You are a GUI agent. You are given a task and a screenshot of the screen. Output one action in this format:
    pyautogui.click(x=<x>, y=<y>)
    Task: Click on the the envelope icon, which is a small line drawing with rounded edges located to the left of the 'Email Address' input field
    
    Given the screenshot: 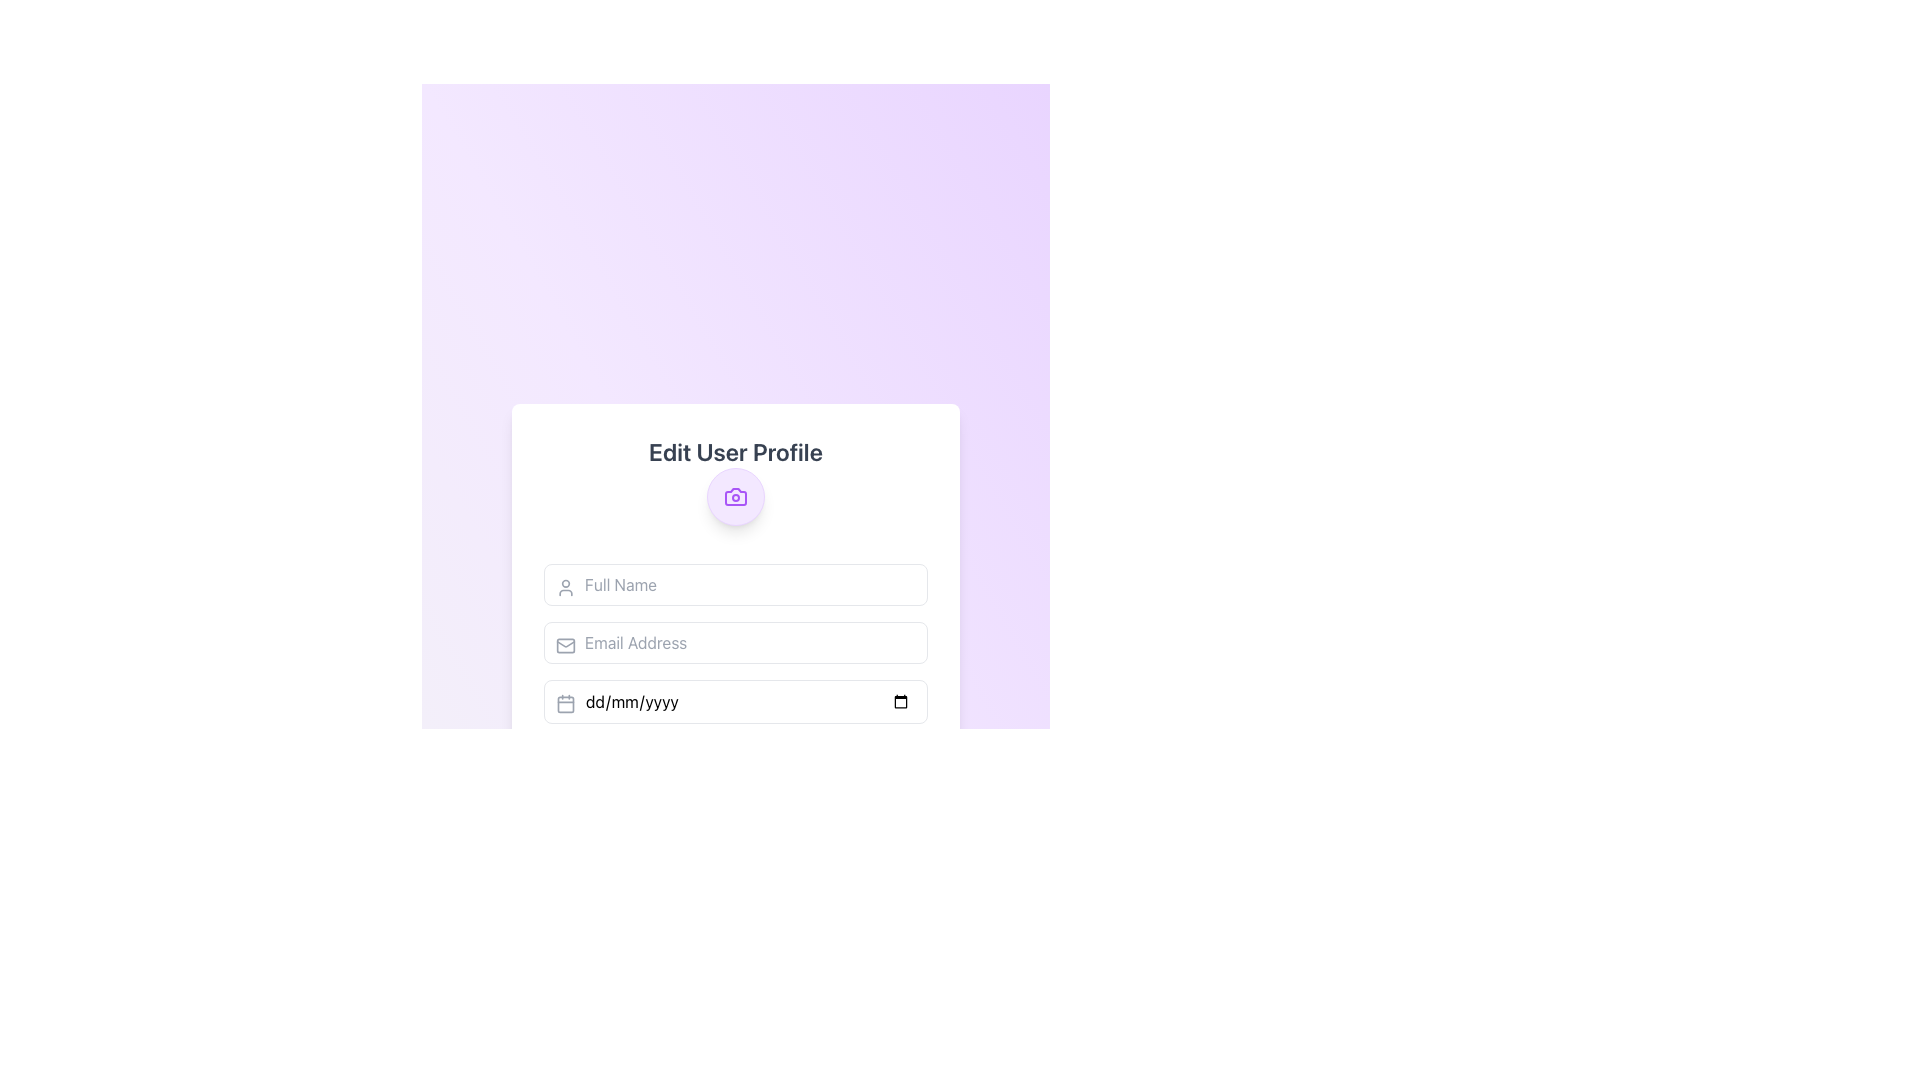 What is the action you would take?
    pyautogui.click(x=565, y=645)
    